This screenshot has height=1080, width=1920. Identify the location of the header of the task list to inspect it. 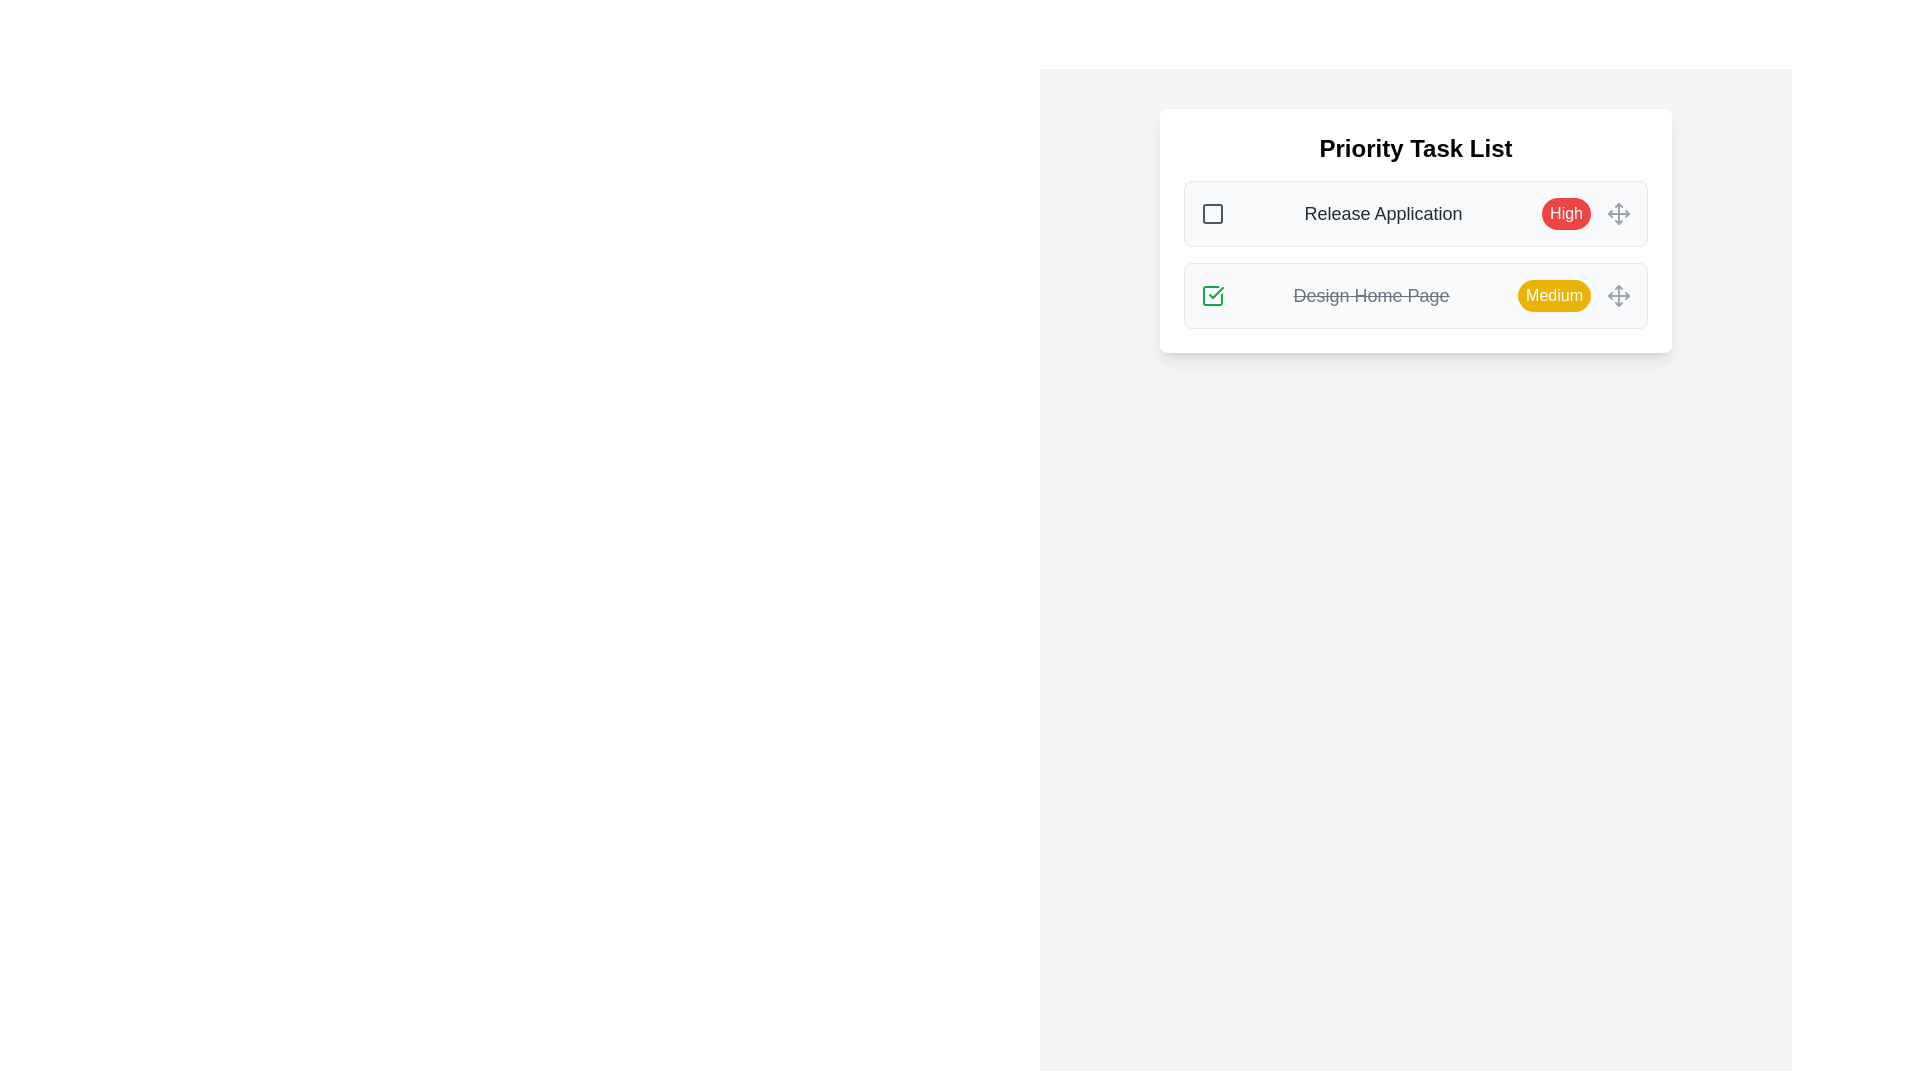
(1415, 148).